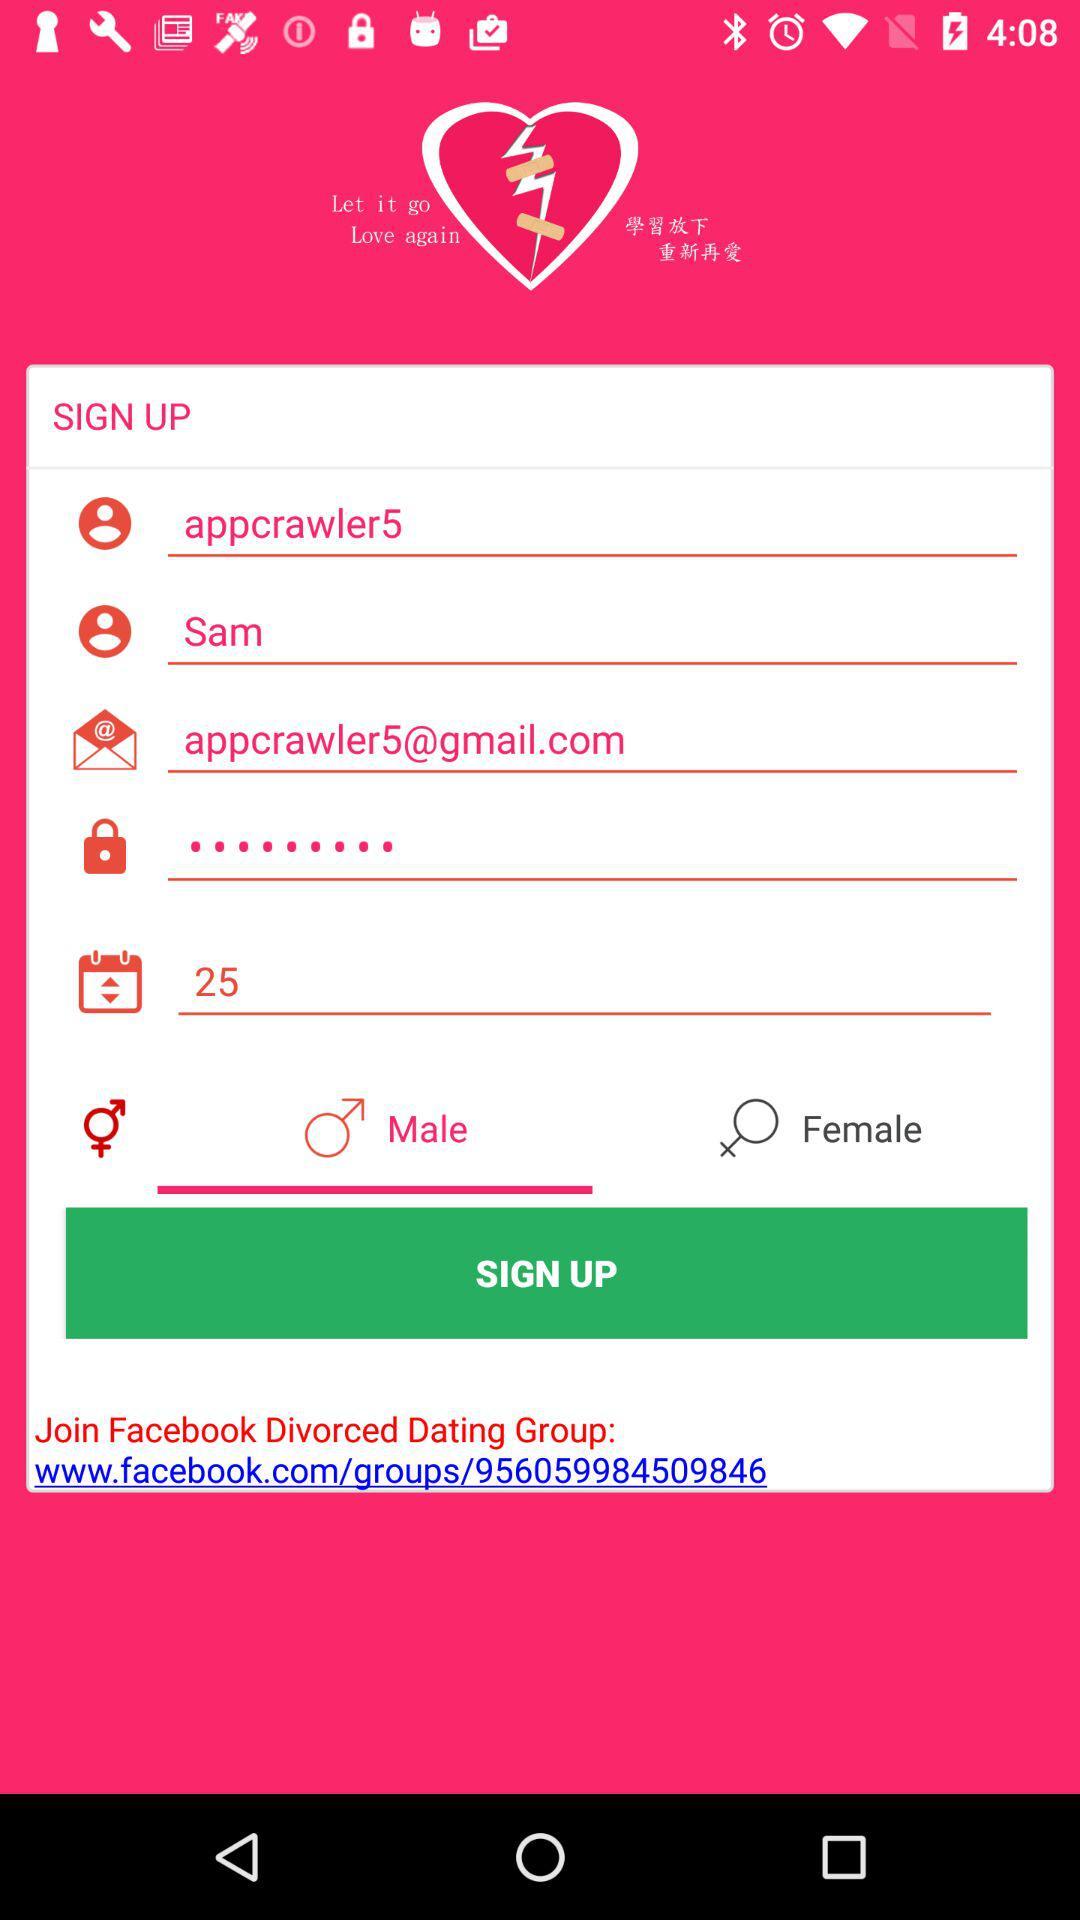 This screenshot has width=1080, height=1920. Describe the element at coordinates (591, 738) in the screenshot. I see `appcrawler5@gmail.com item` at that location.